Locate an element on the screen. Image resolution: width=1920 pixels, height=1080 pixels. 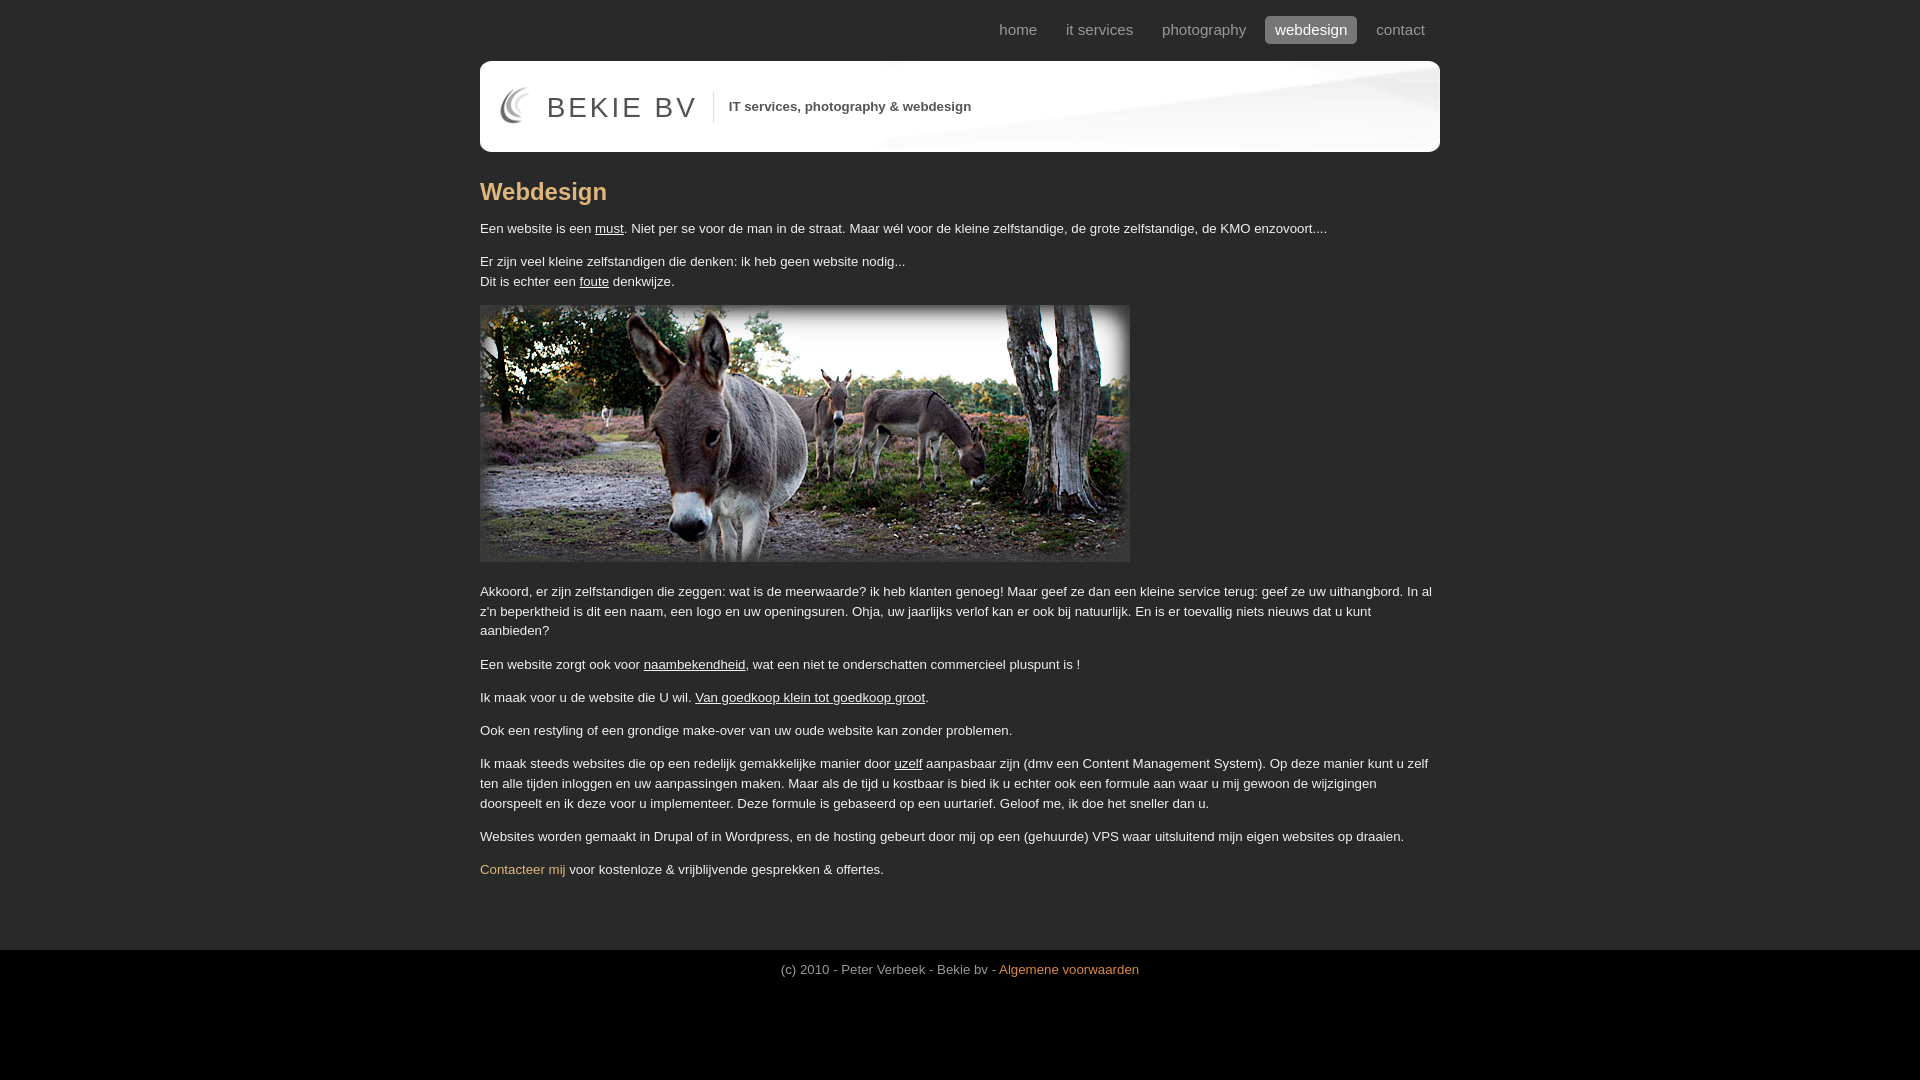
'it services' is located at coordinates (1101, 29).